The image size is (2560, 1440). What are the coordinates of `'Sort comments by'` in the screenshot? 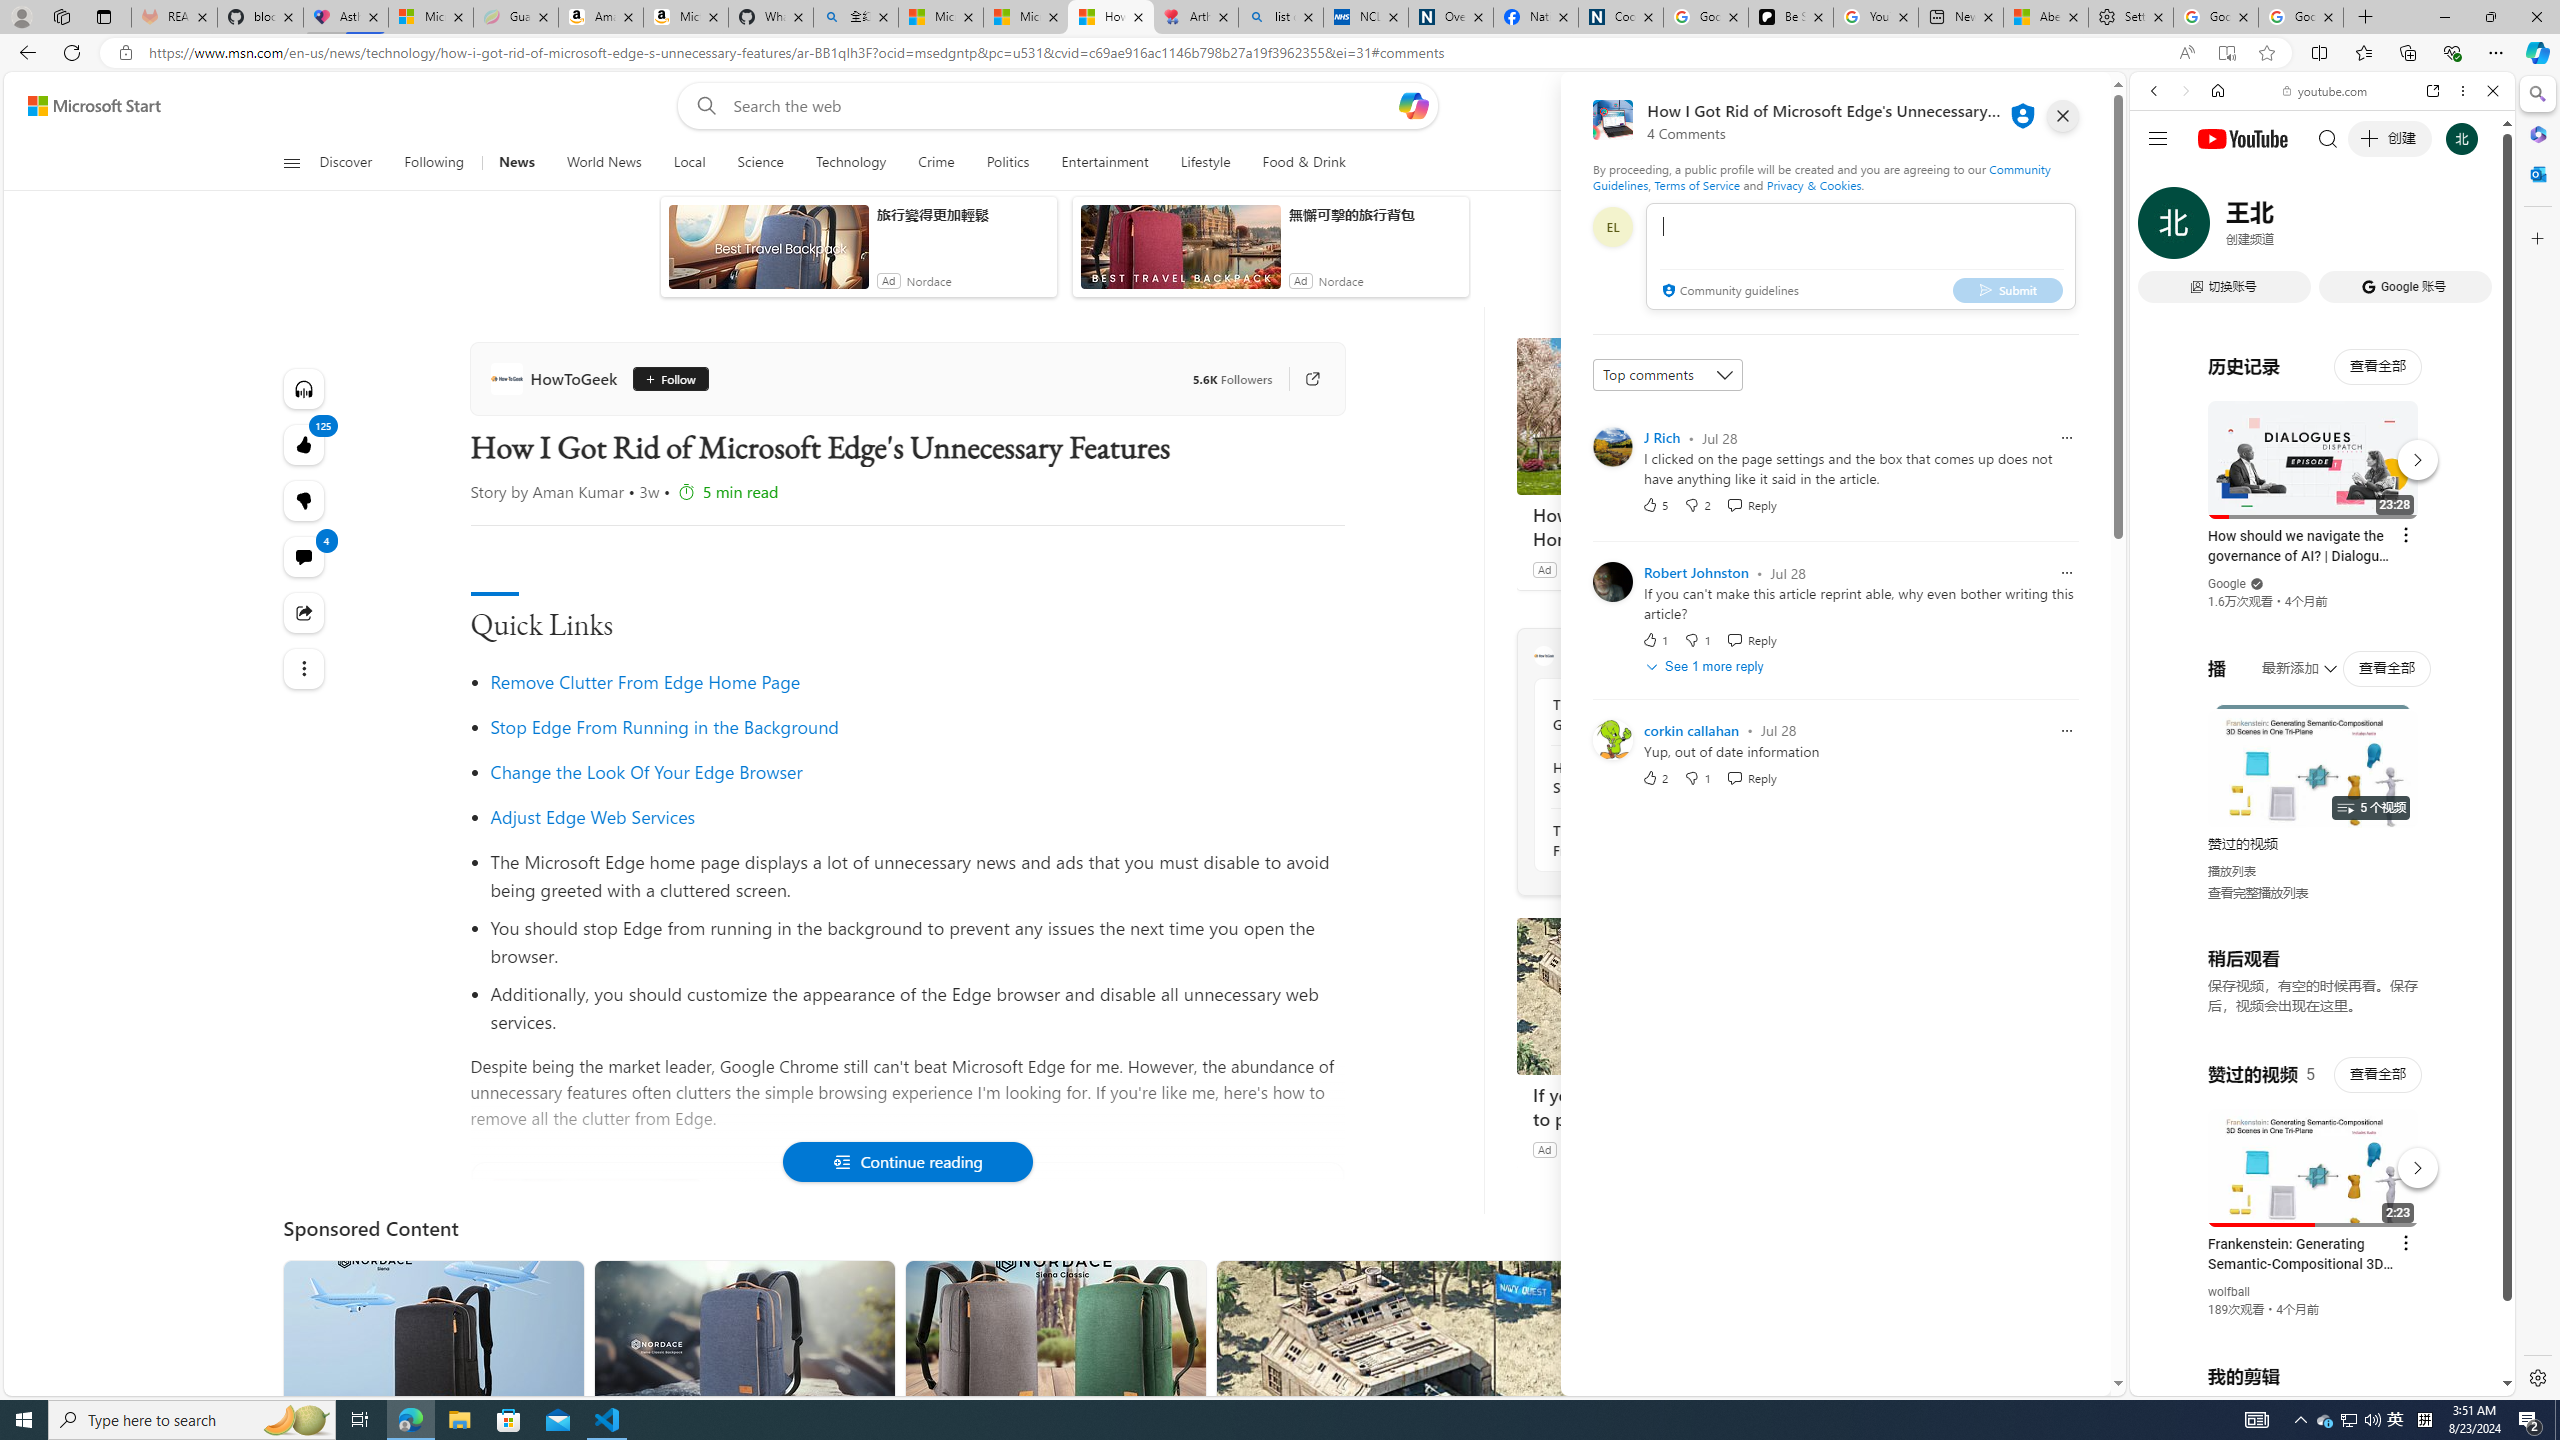 It's located at (1667, 375).